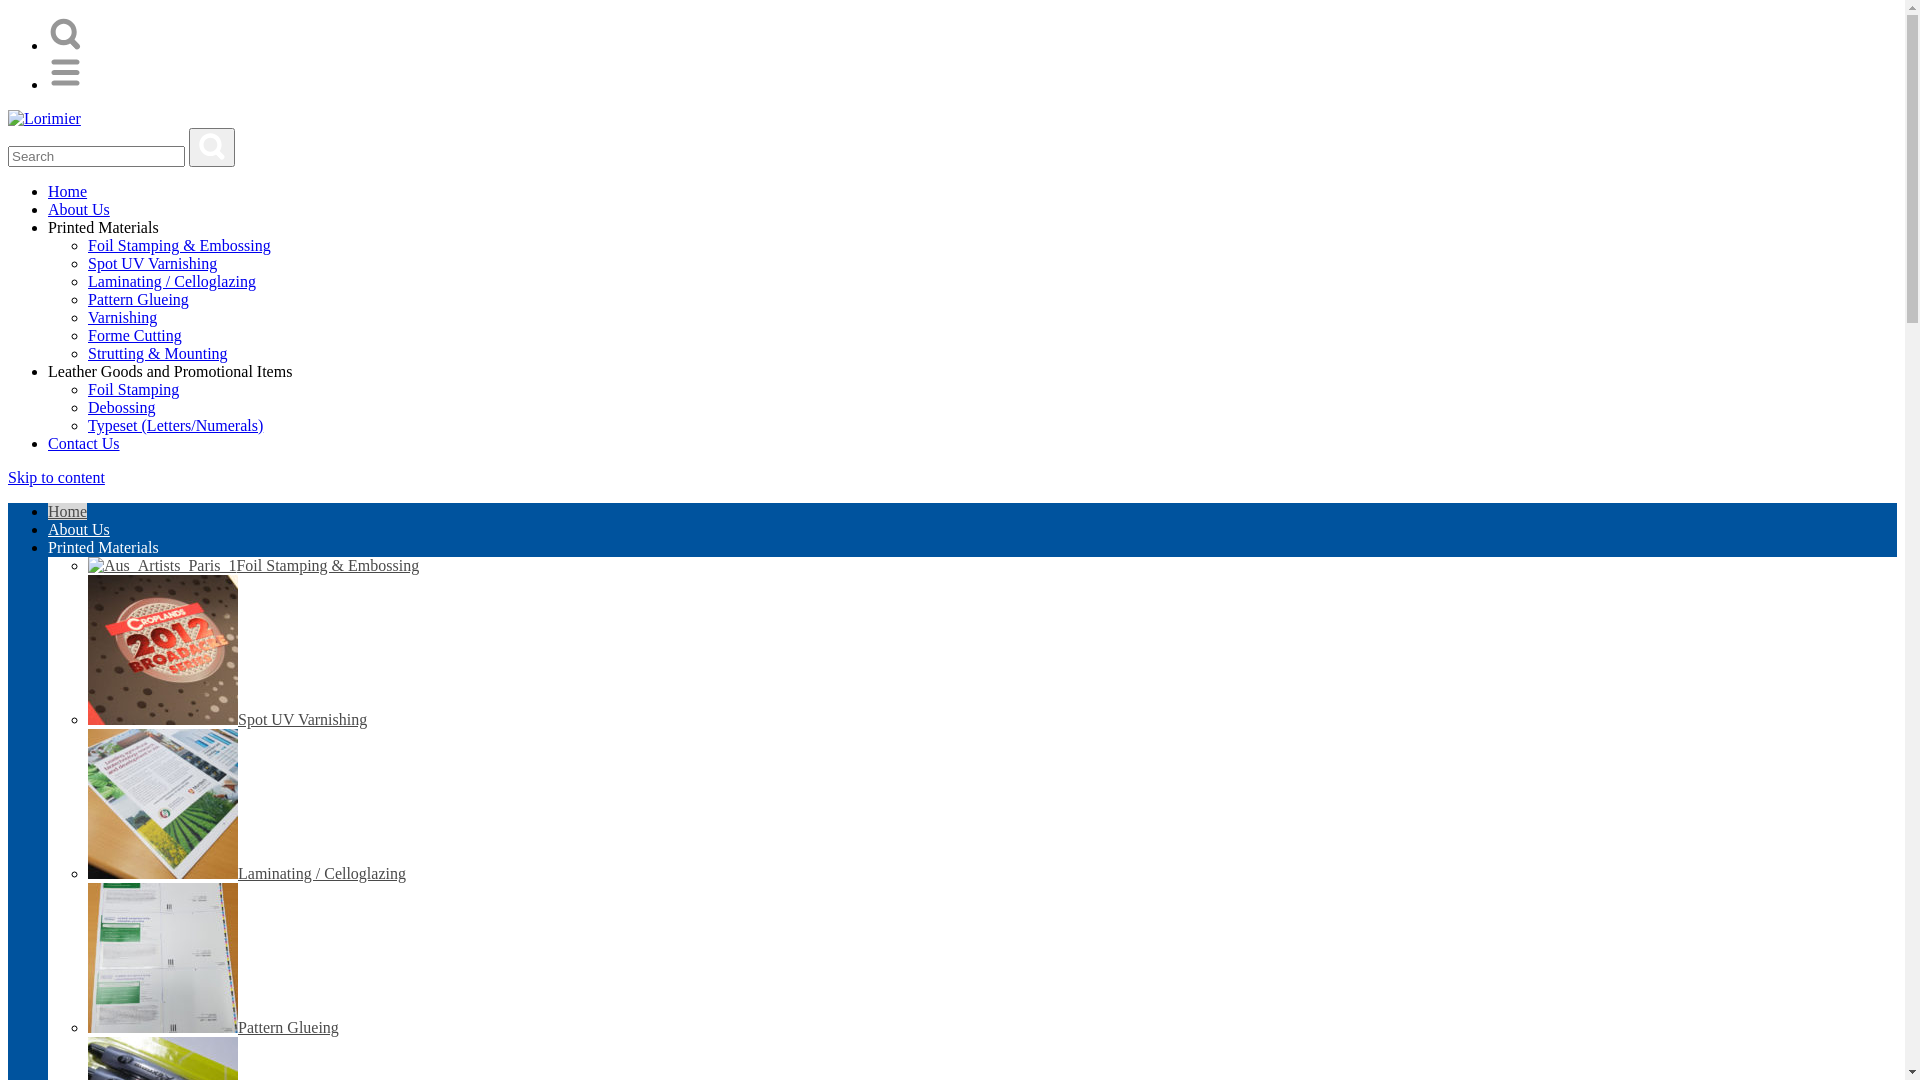 The height and width of the screenshot is (1080, 1920). I want to click on 'Spot UV Varnishing', so click(86, 718).